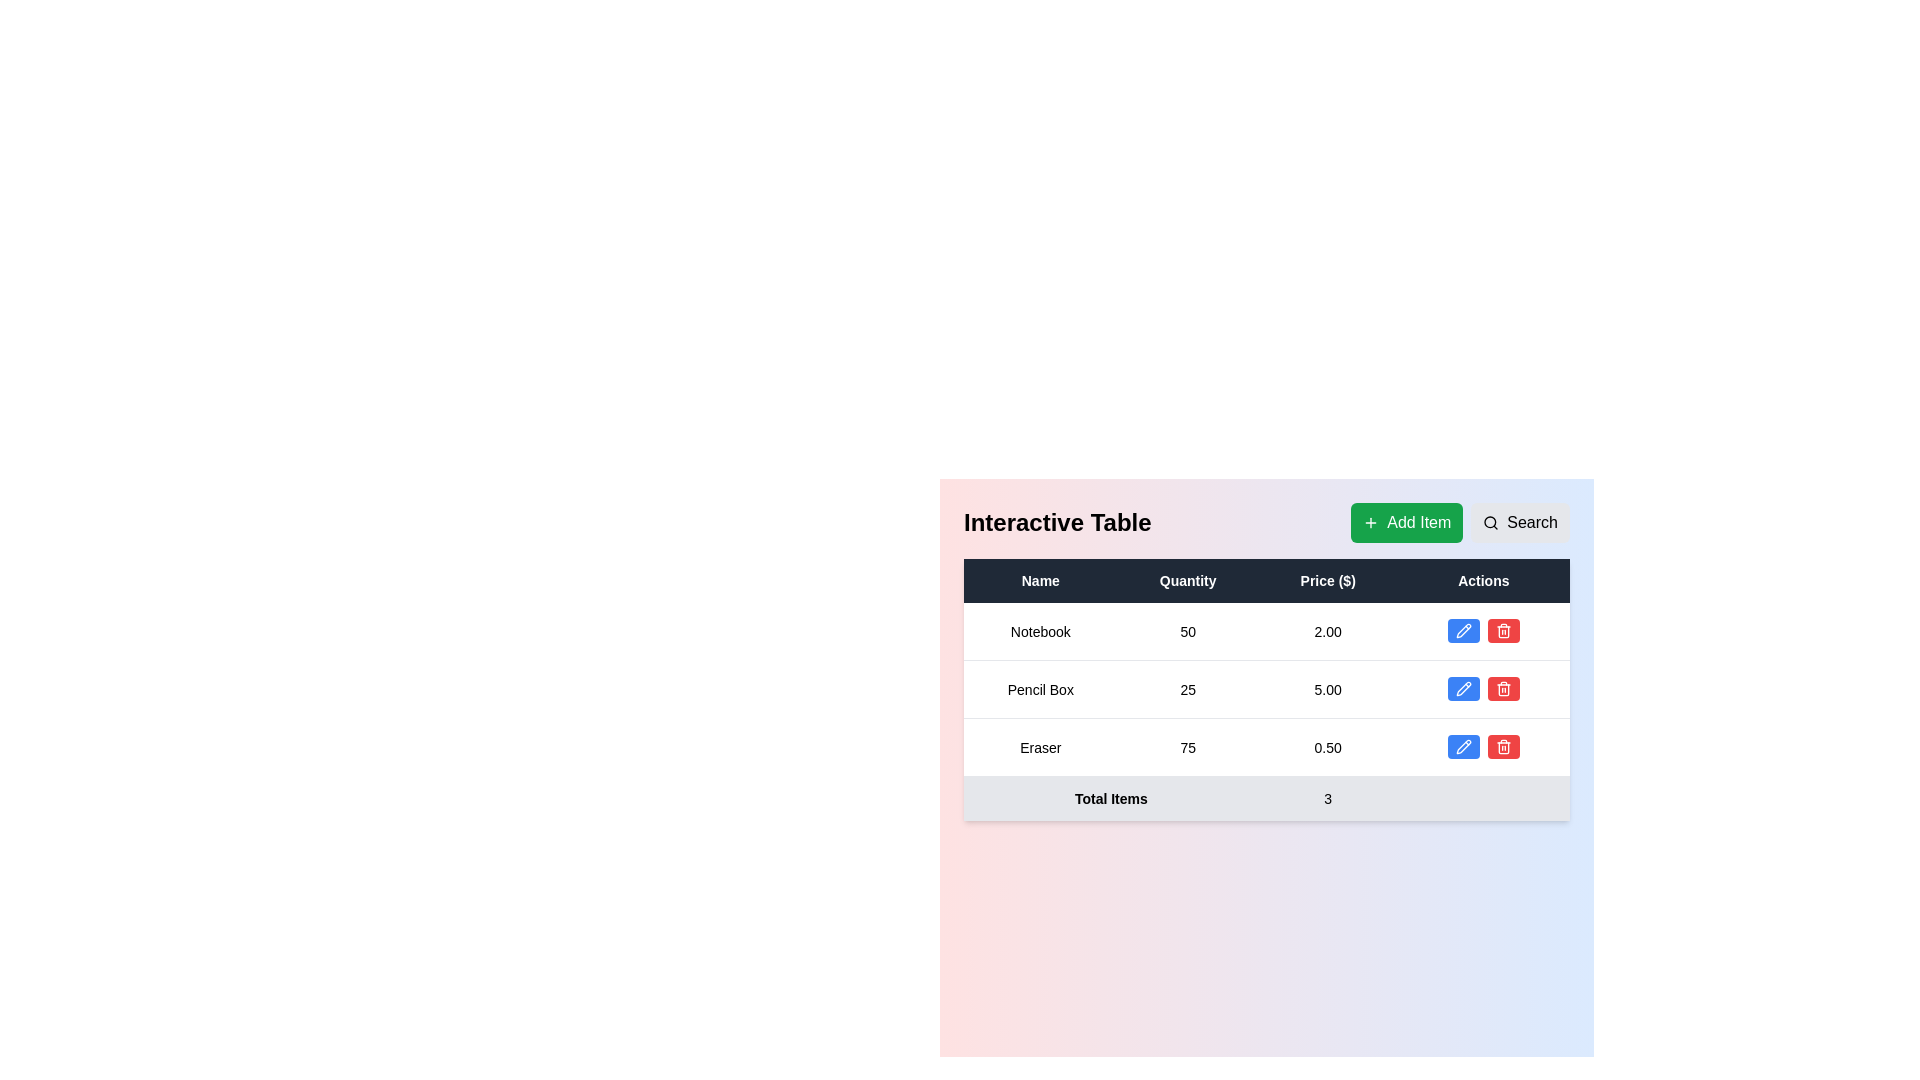  What do you see at coordinates (1188, 581) in the screenshot?
I see `the text label in the second column header of the table, which indicates the type or purpose of the column for displaying quantities of items` at bounding box center [1188, 581].